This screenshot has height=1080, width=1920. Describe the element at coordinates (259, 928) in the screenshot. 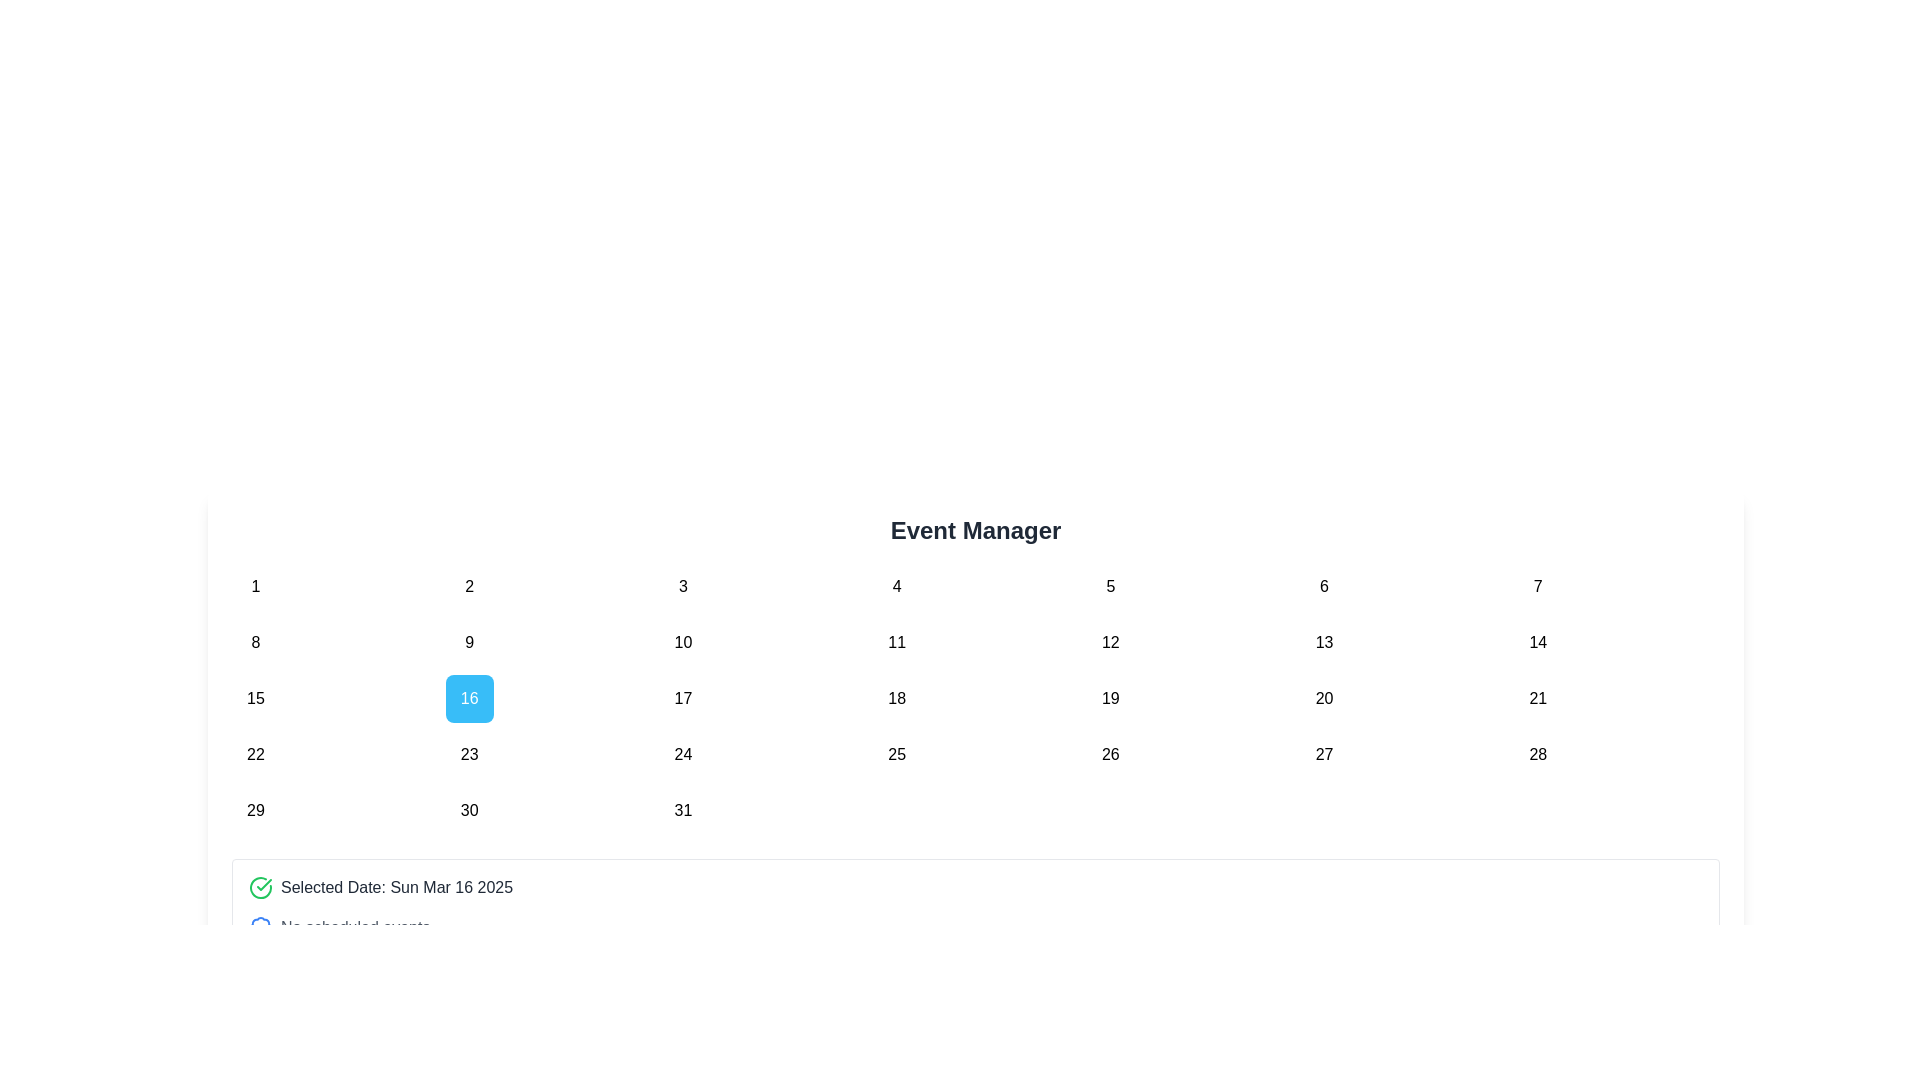

I see `the circular badge styled with a blue outline and white fill, located in the bottom-left corner beneath the date selection section` at that location.